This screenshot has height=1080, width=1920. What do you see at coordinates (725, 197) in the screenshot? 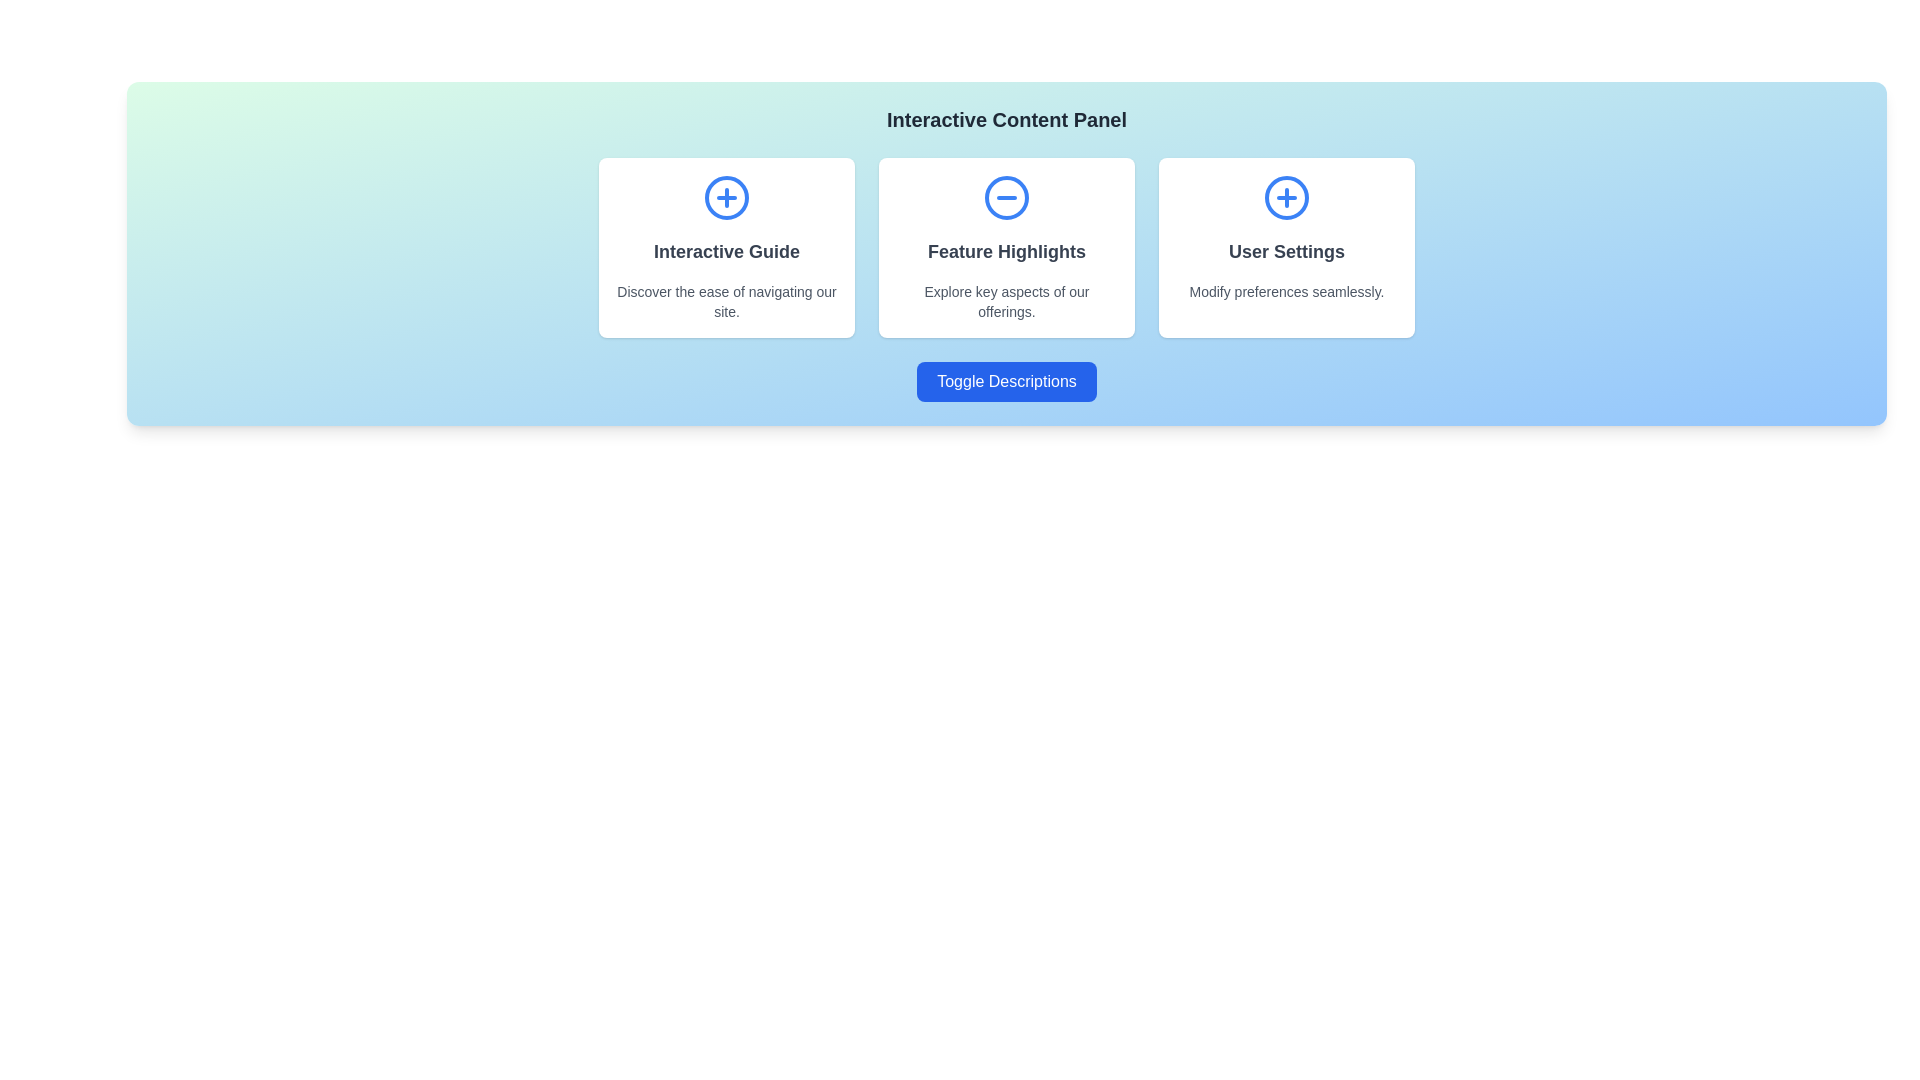
I see `the circular icon with a plus sign located in the 'Interactive Guide' card, centrally positioned above the card title` at bounding box center [725, 197].